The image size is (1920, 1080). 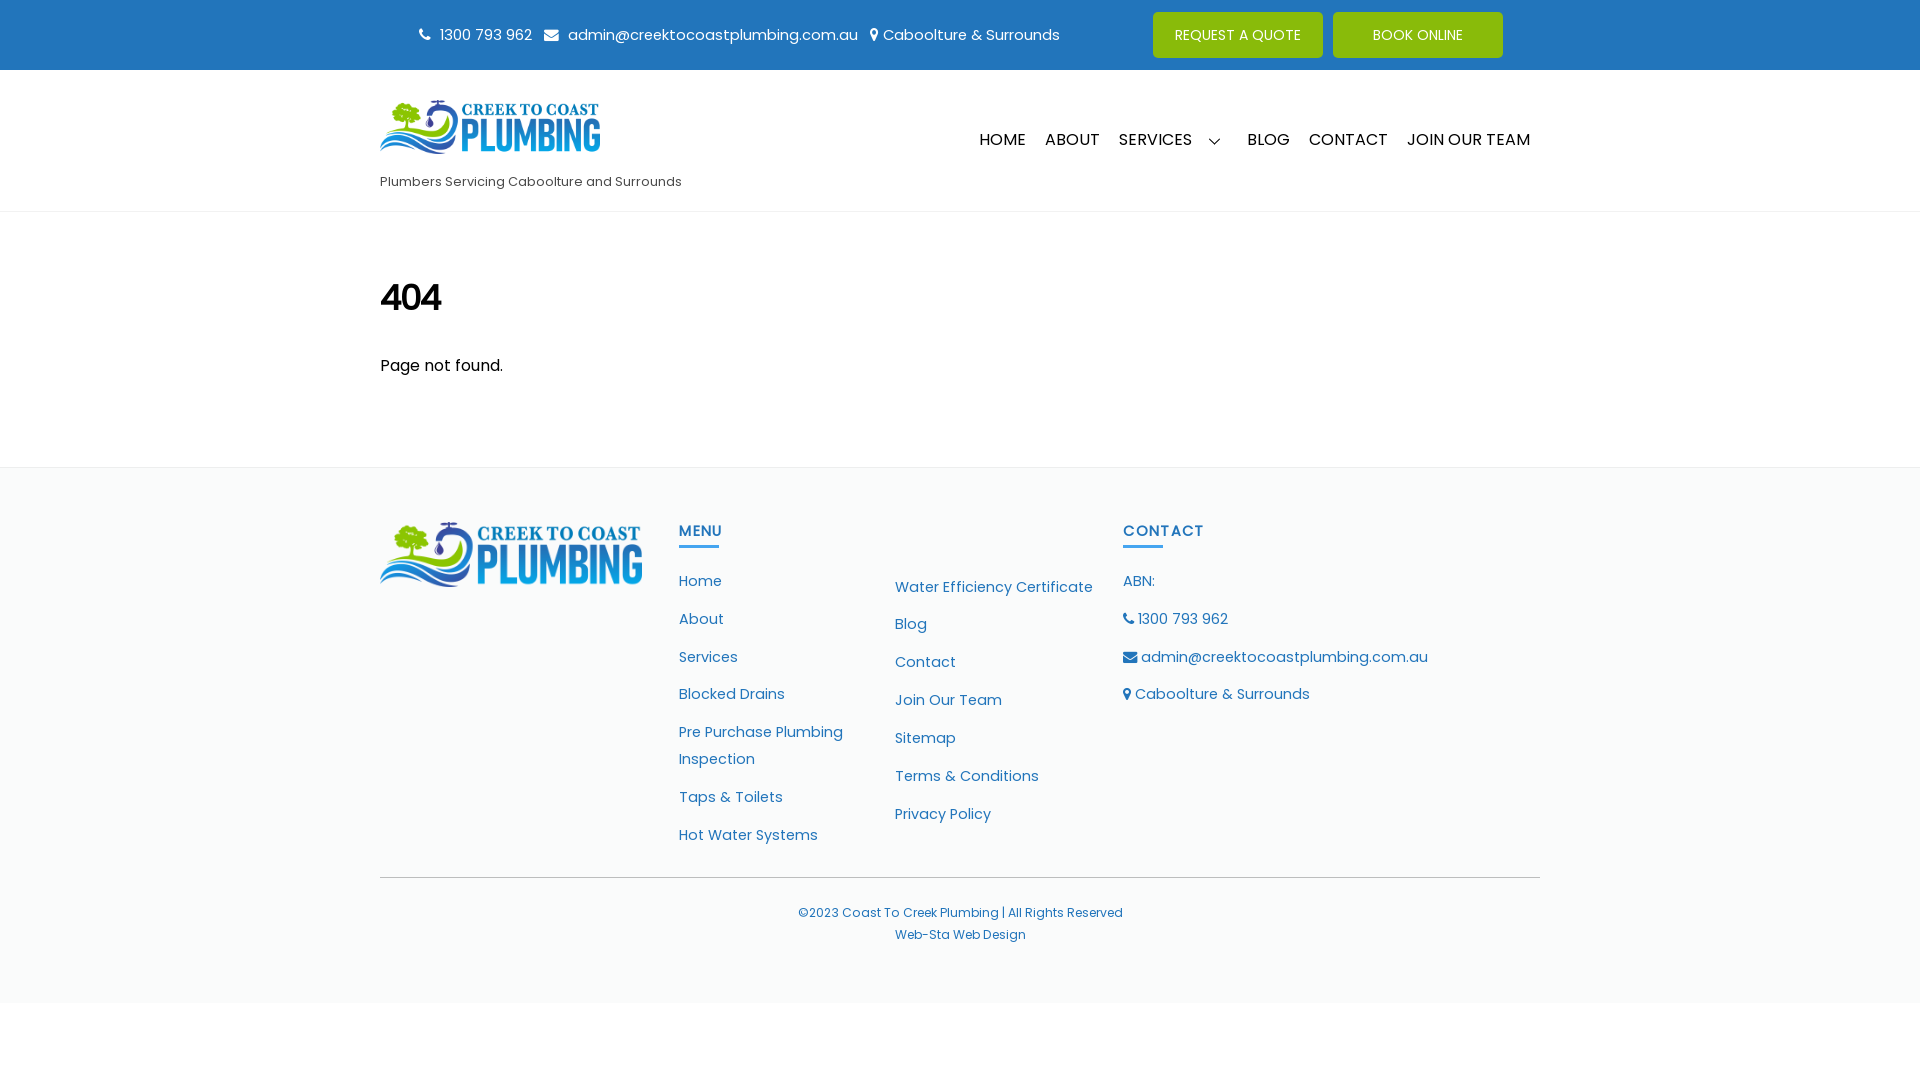 What do you see at coordinates (924, 737) in the screenshot?
I see `'Sitemap'` at bounding box center [924, 737].